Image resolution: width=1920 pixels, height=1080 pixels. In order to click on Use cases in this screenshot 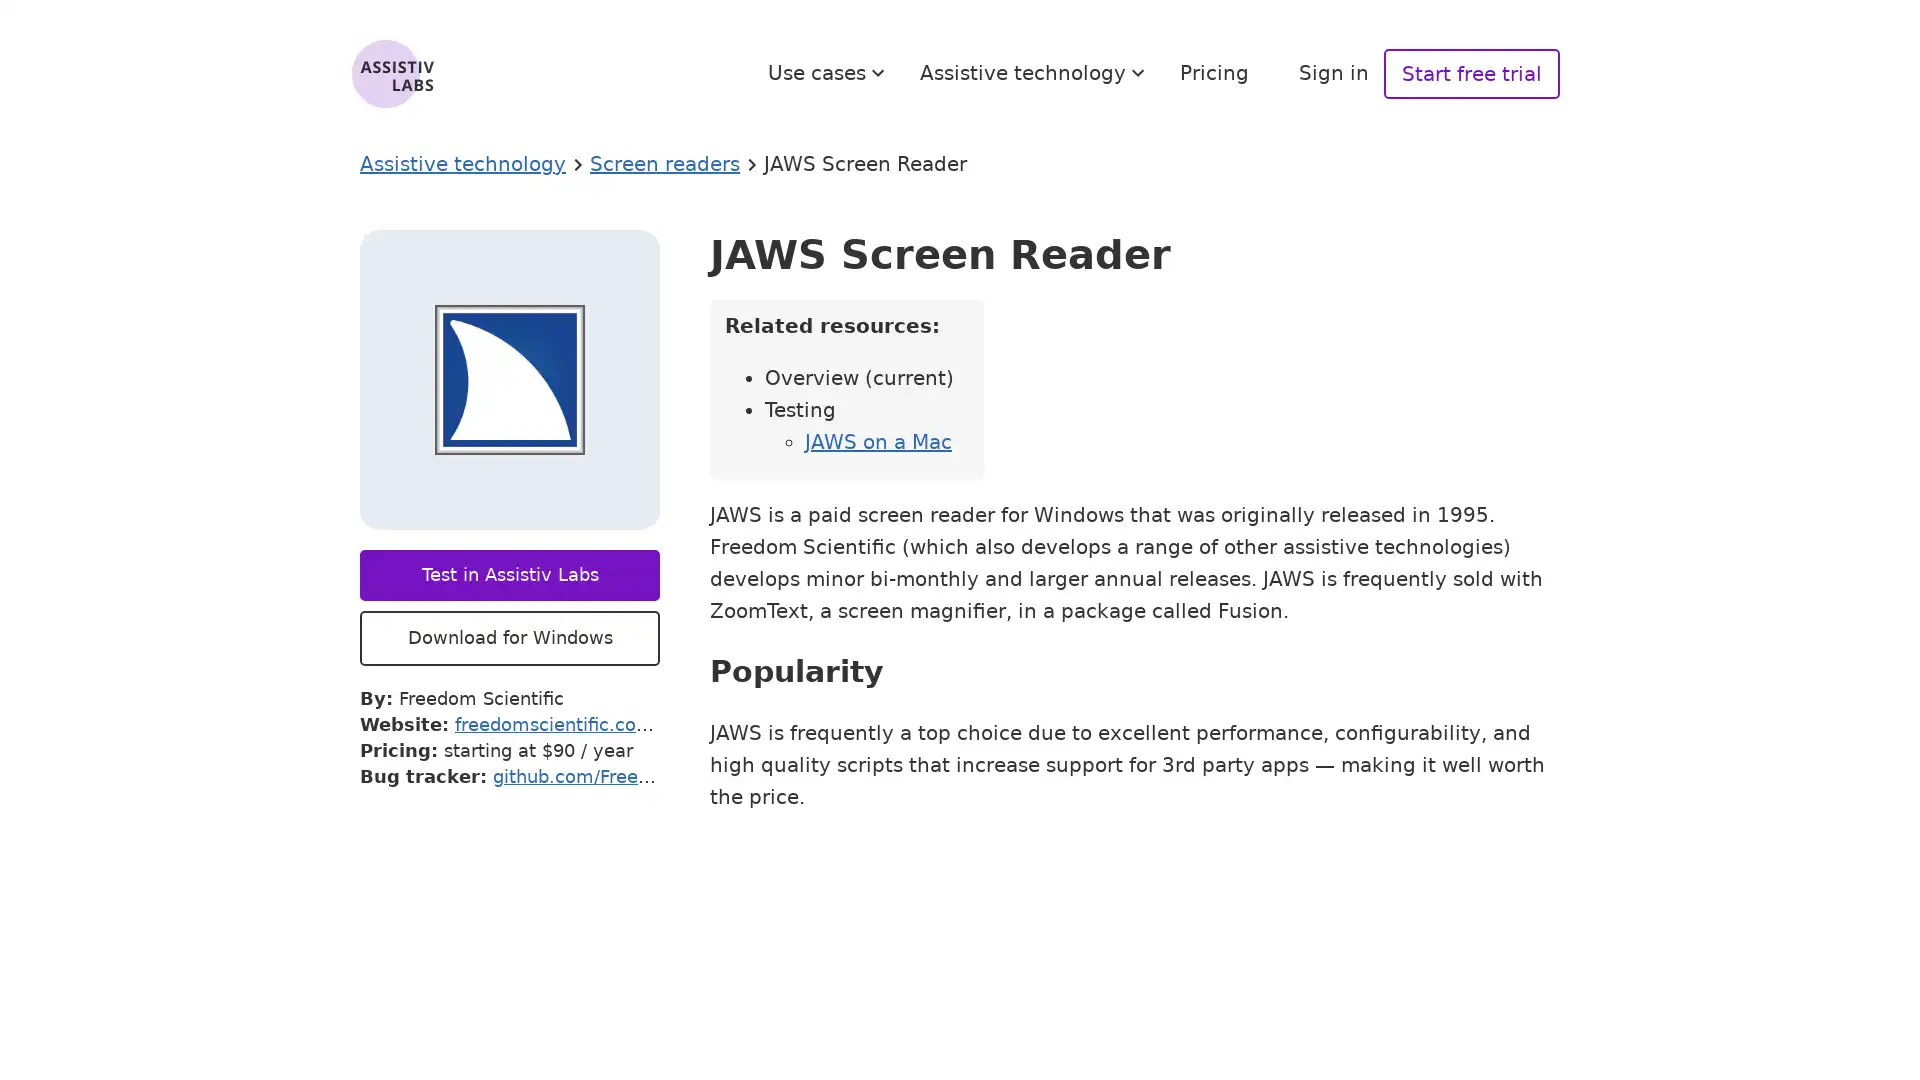, I will do `click(829, 72)`.